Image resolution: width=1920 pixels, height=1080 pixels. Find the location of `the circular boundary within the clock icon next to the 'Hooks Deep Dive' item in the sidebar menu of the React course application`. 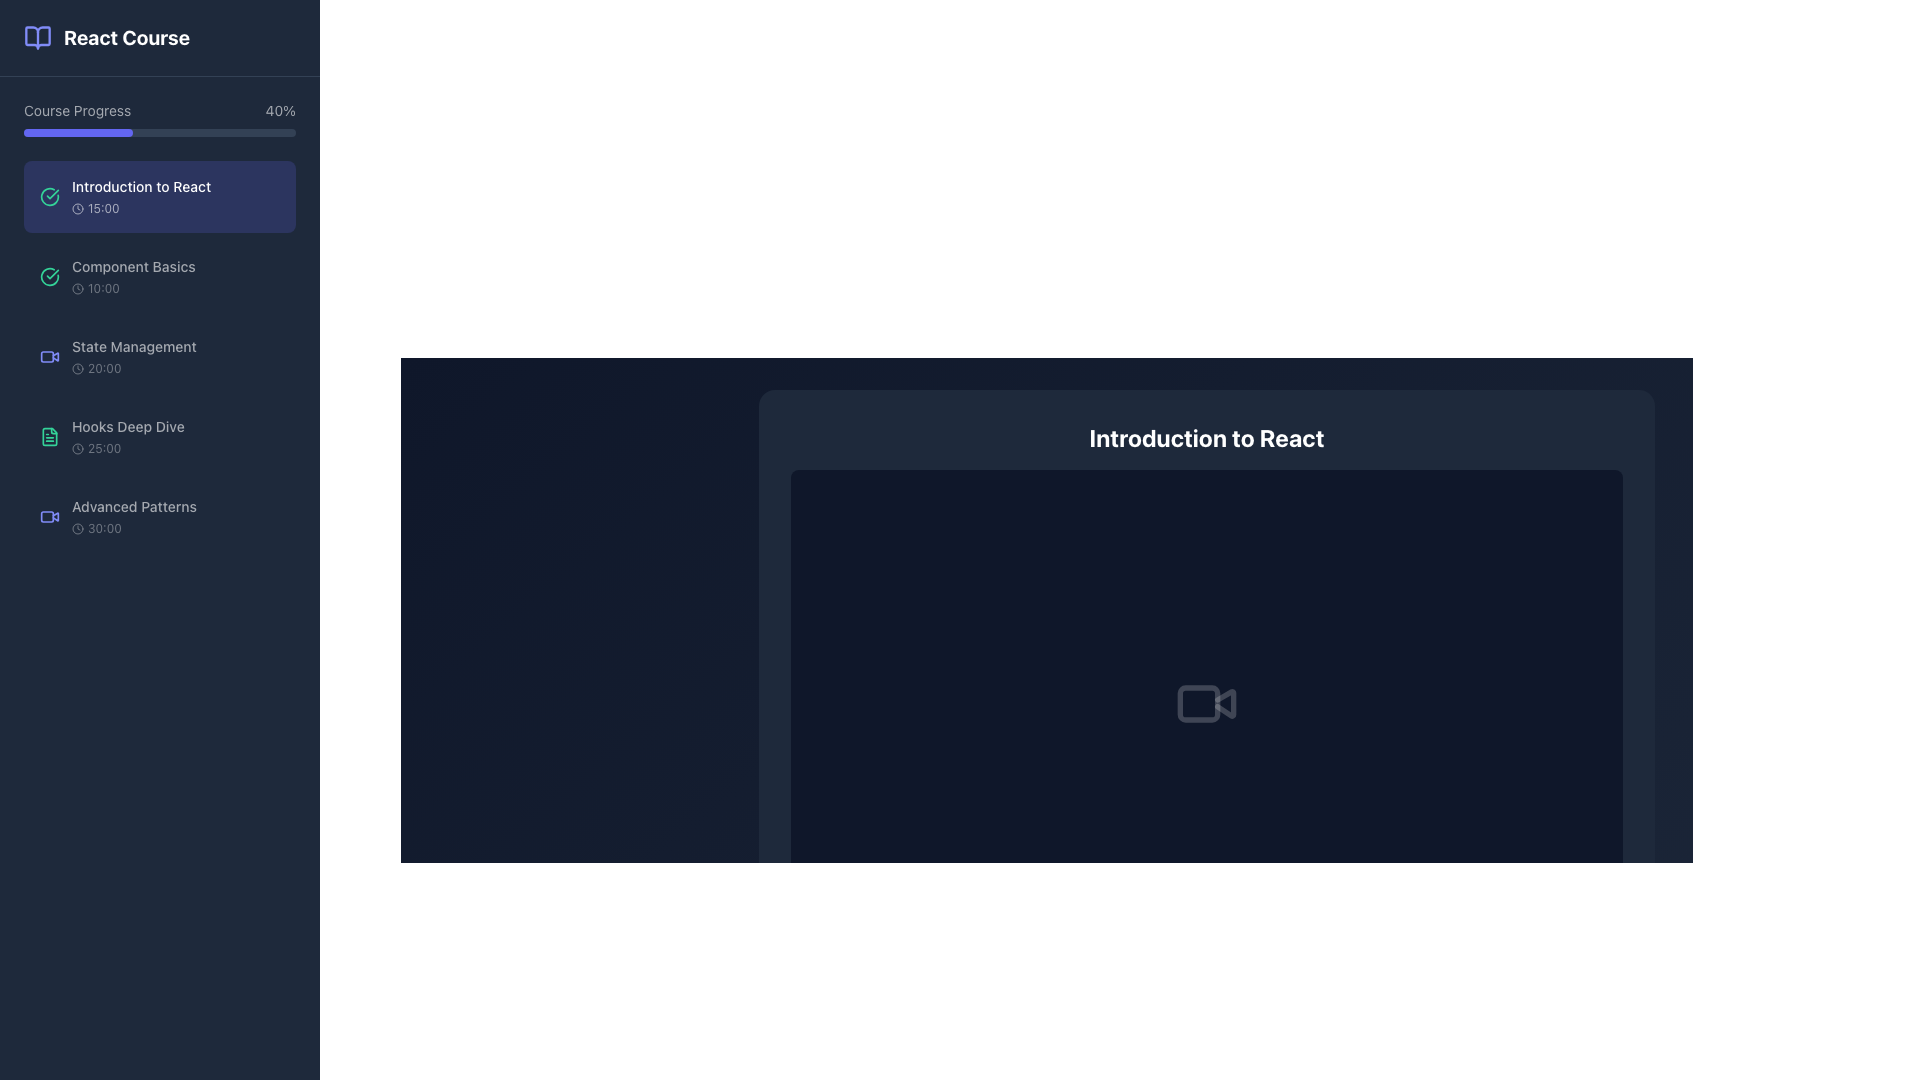

the circular boundary within the clock icon next to the 'Hooks Deep Dive' item in the sidebar menu of the React course application is located at coordinates (77, 447).